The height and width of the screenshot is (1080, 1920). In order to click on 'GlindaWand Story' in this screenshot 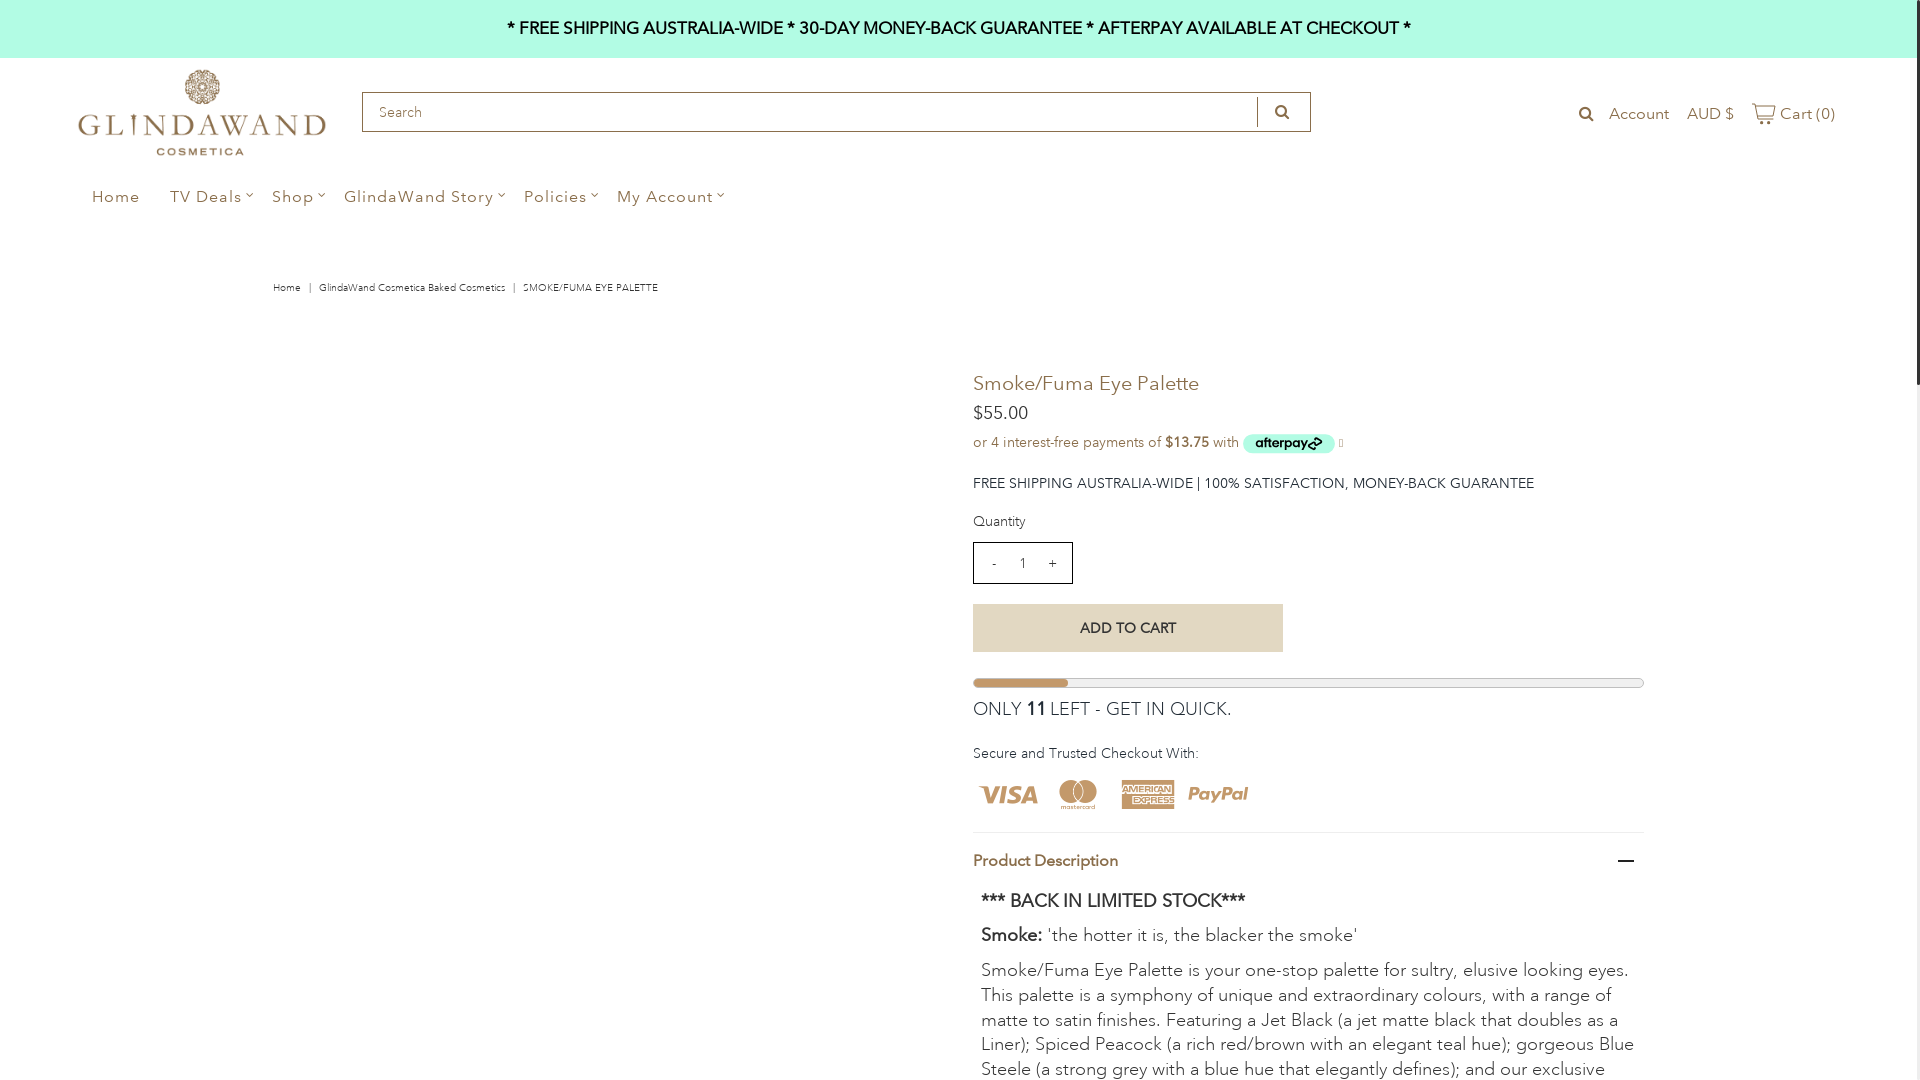, I will do `click(329, 196)`.